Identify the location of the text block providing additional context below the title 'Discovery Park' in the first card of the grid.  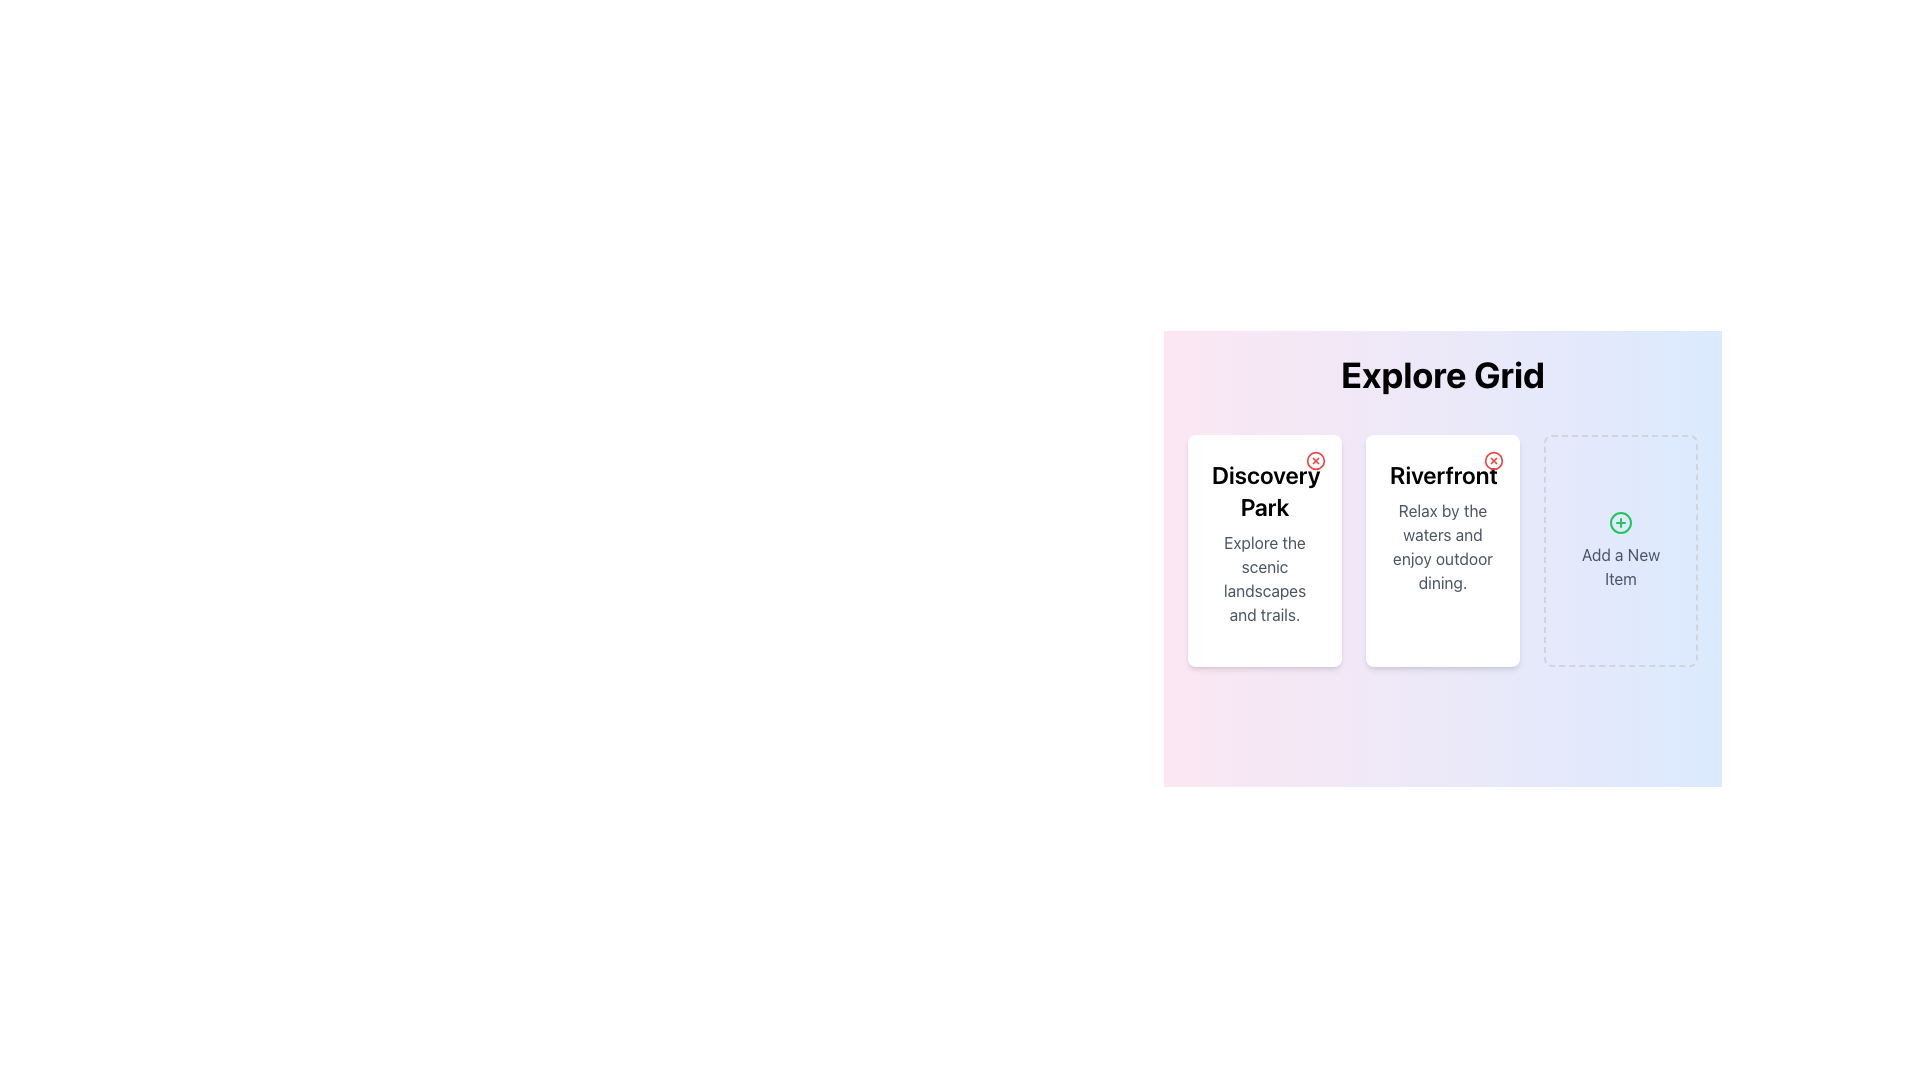
(1264, 578).